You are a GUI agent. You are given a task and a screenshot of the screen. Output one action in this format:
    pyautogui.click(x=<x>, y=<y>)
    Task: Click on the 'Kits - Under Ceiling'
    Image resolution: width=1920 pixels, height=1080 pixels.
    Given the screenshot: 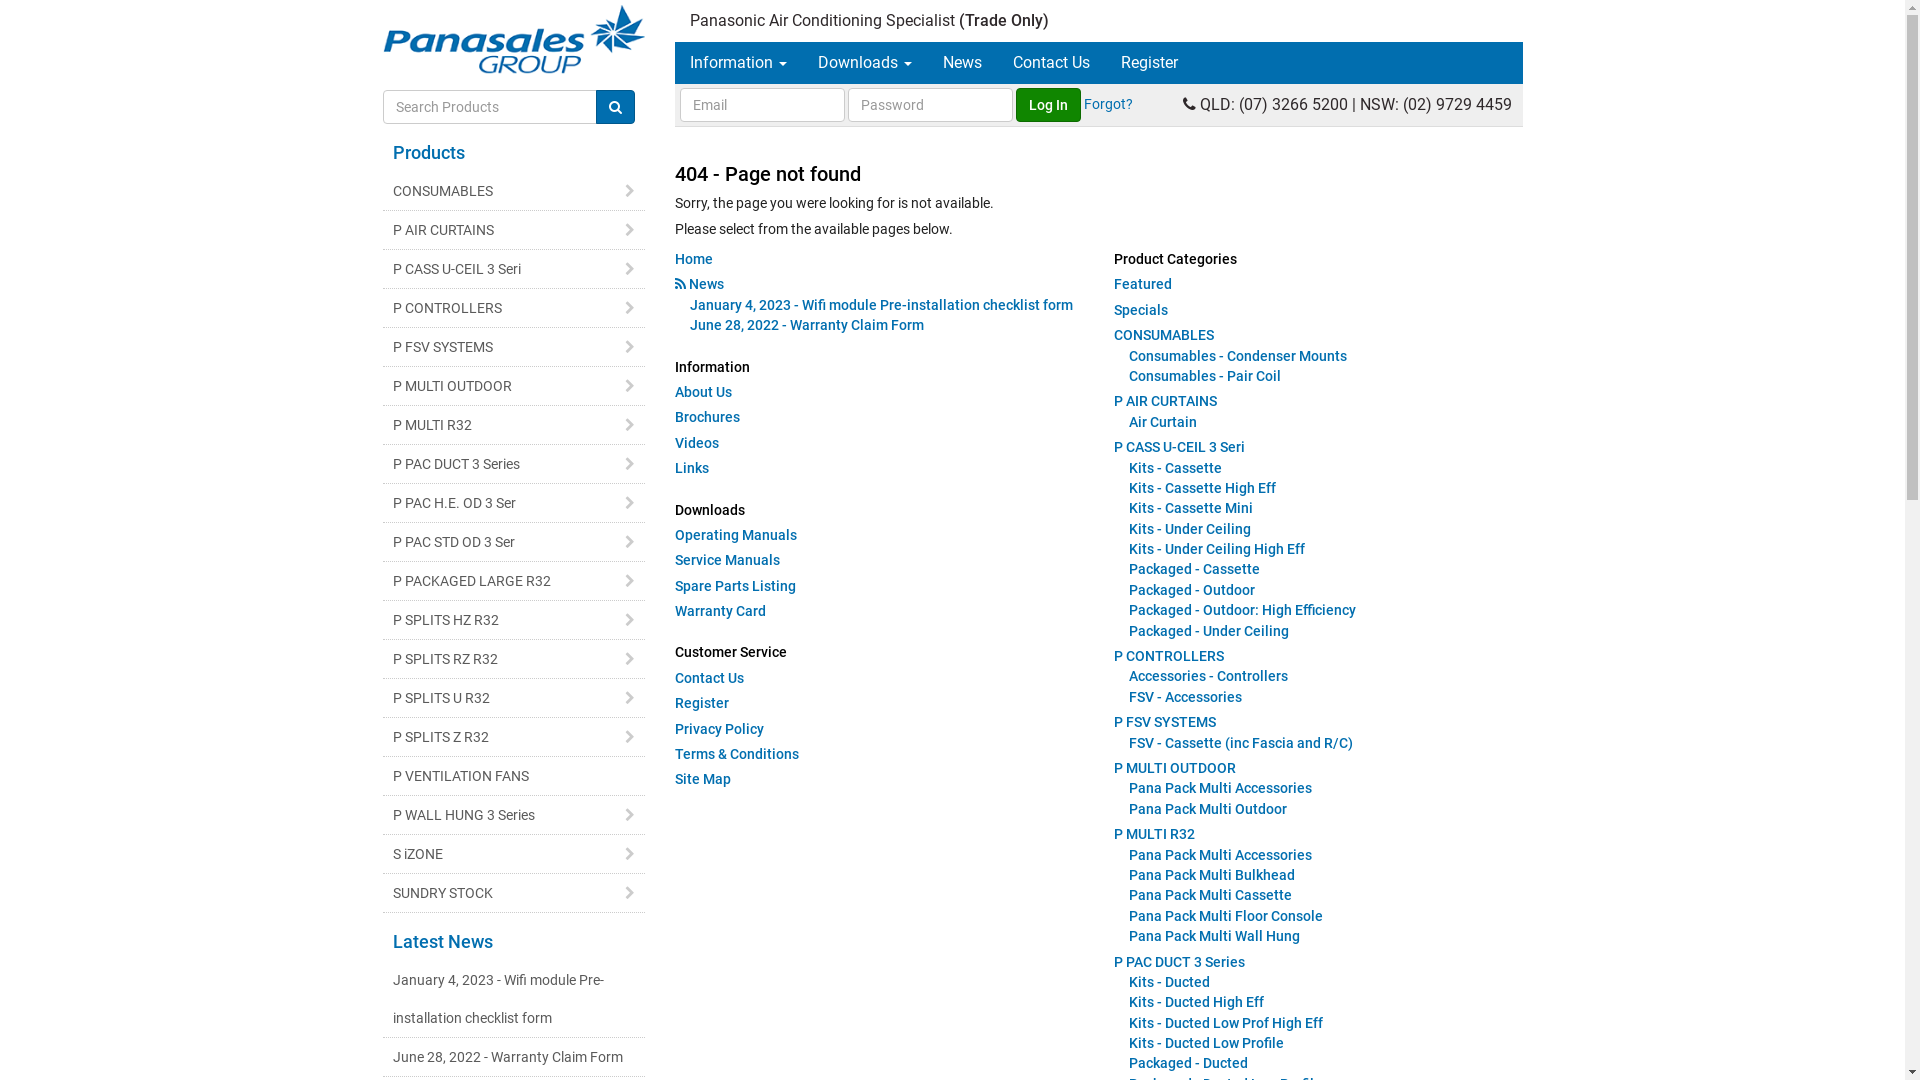 What is the action you would take?
    pyautogui.click(x=1128, y=527)
    